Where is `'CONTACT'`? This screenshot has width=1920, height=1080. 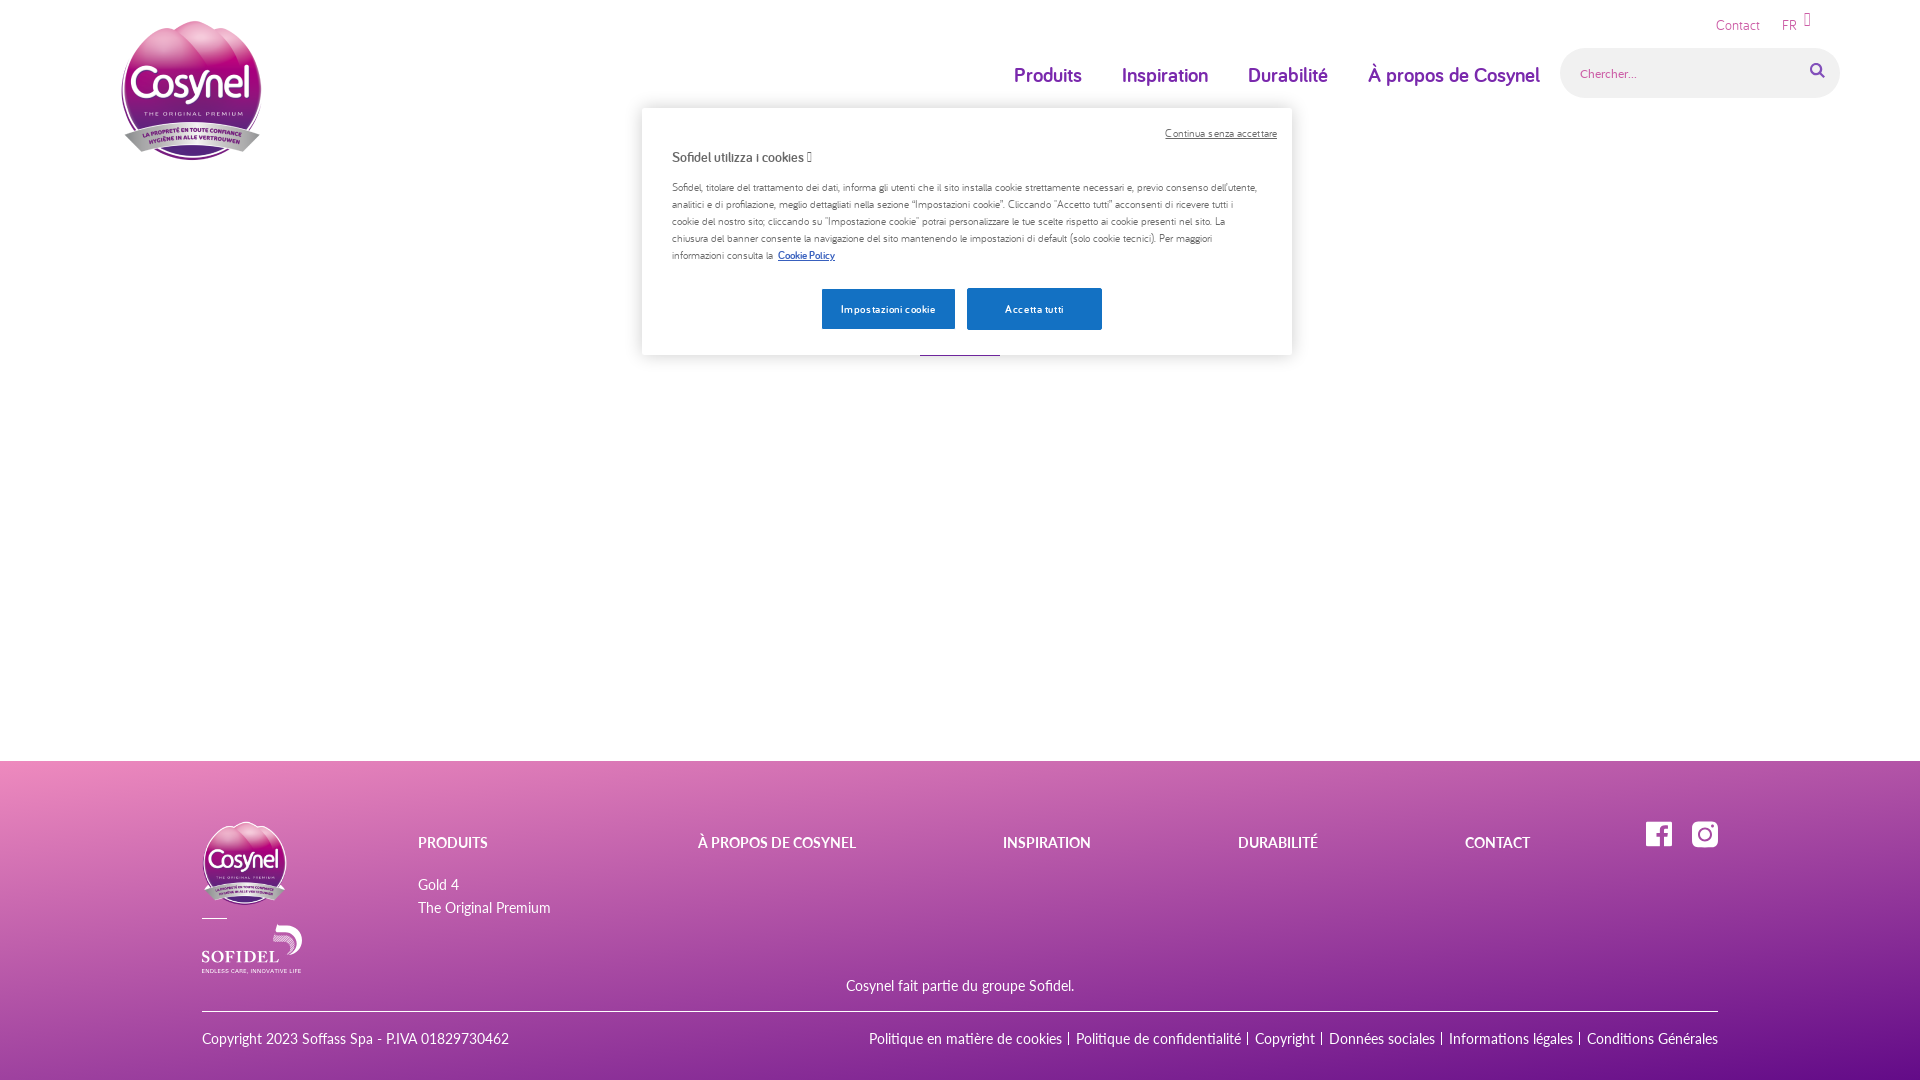
'CONTACT' is located at coordinates (1497, 842).